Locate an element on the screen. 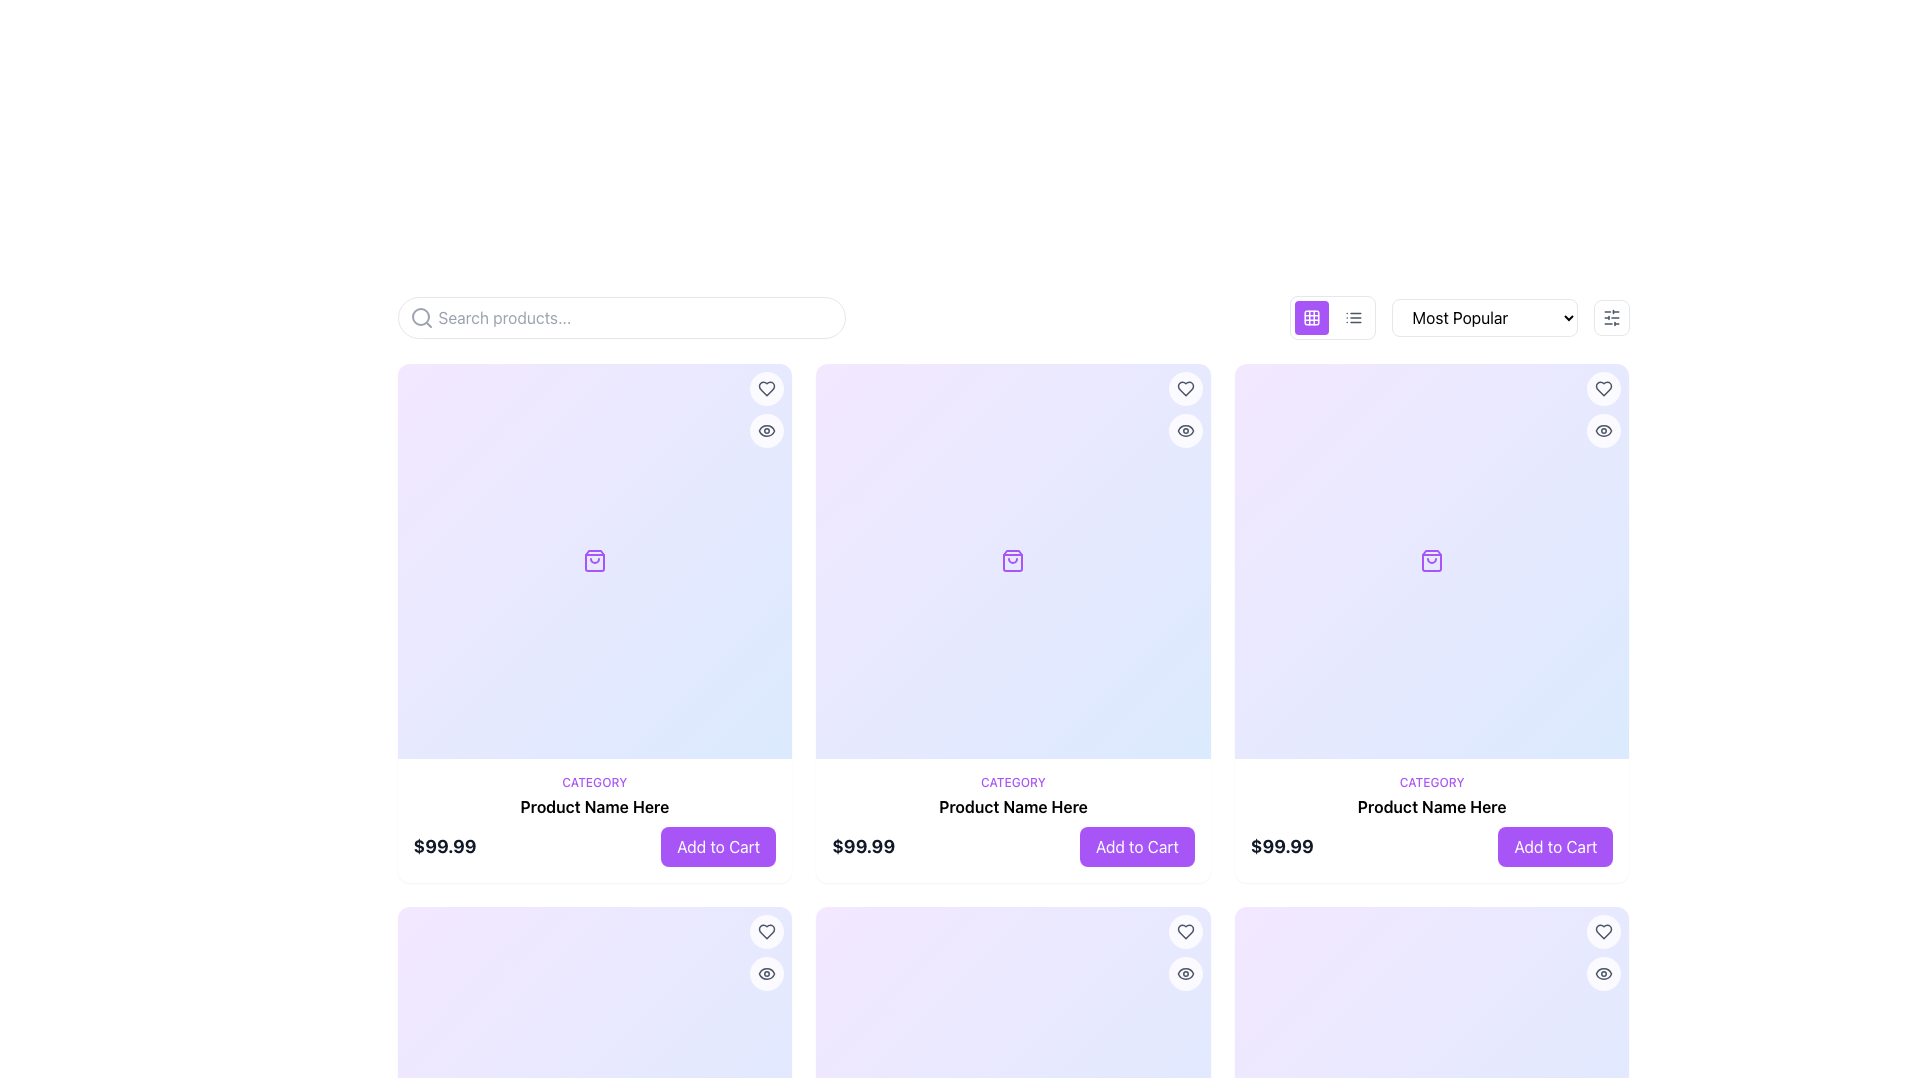 The height and width of the screenshot is (1080, 1920). the like or favorite button located at the top-right corner of the second product card to mark the product as a favorite is located at coordinates (1185, 389).